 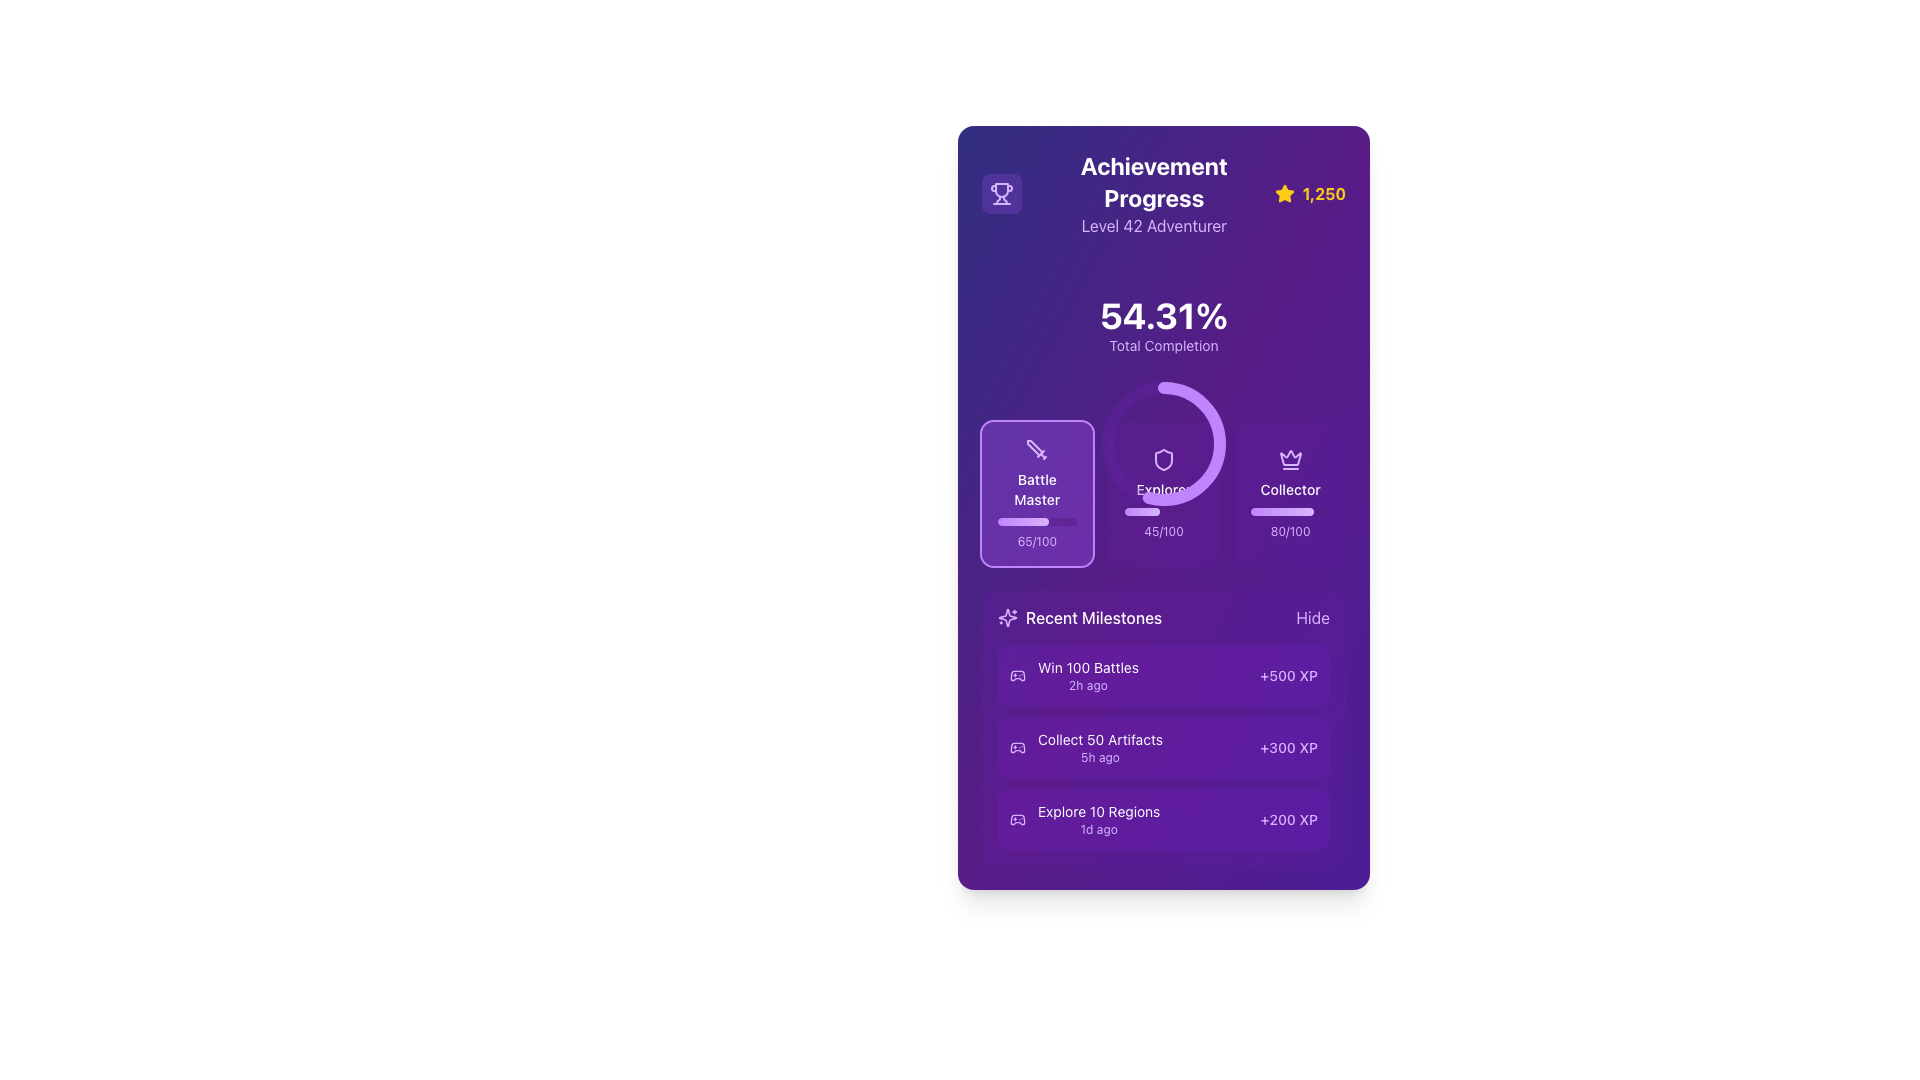 What do you see at coordinates (1163, 193) in the screenshot?
I see `the displayed information in the header element containing 'Achievement Progress', 'Level 42 Adventurer', and '1,250', along with a trophy icon and a yellow star, located at the top of the interface card` at bounding box center [1163, 193].